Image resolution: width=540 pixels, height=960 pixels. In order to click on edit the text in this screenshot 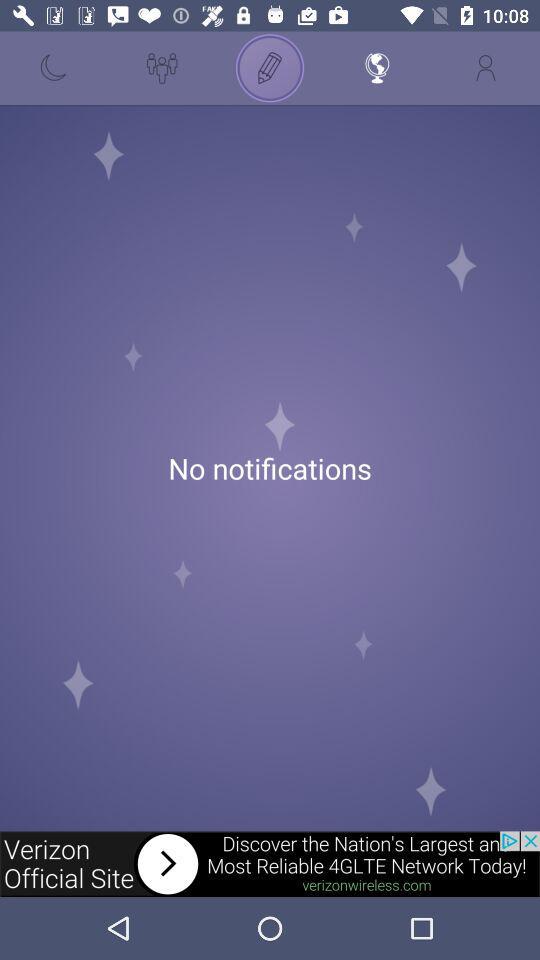, I will do `click(270, 68)`.